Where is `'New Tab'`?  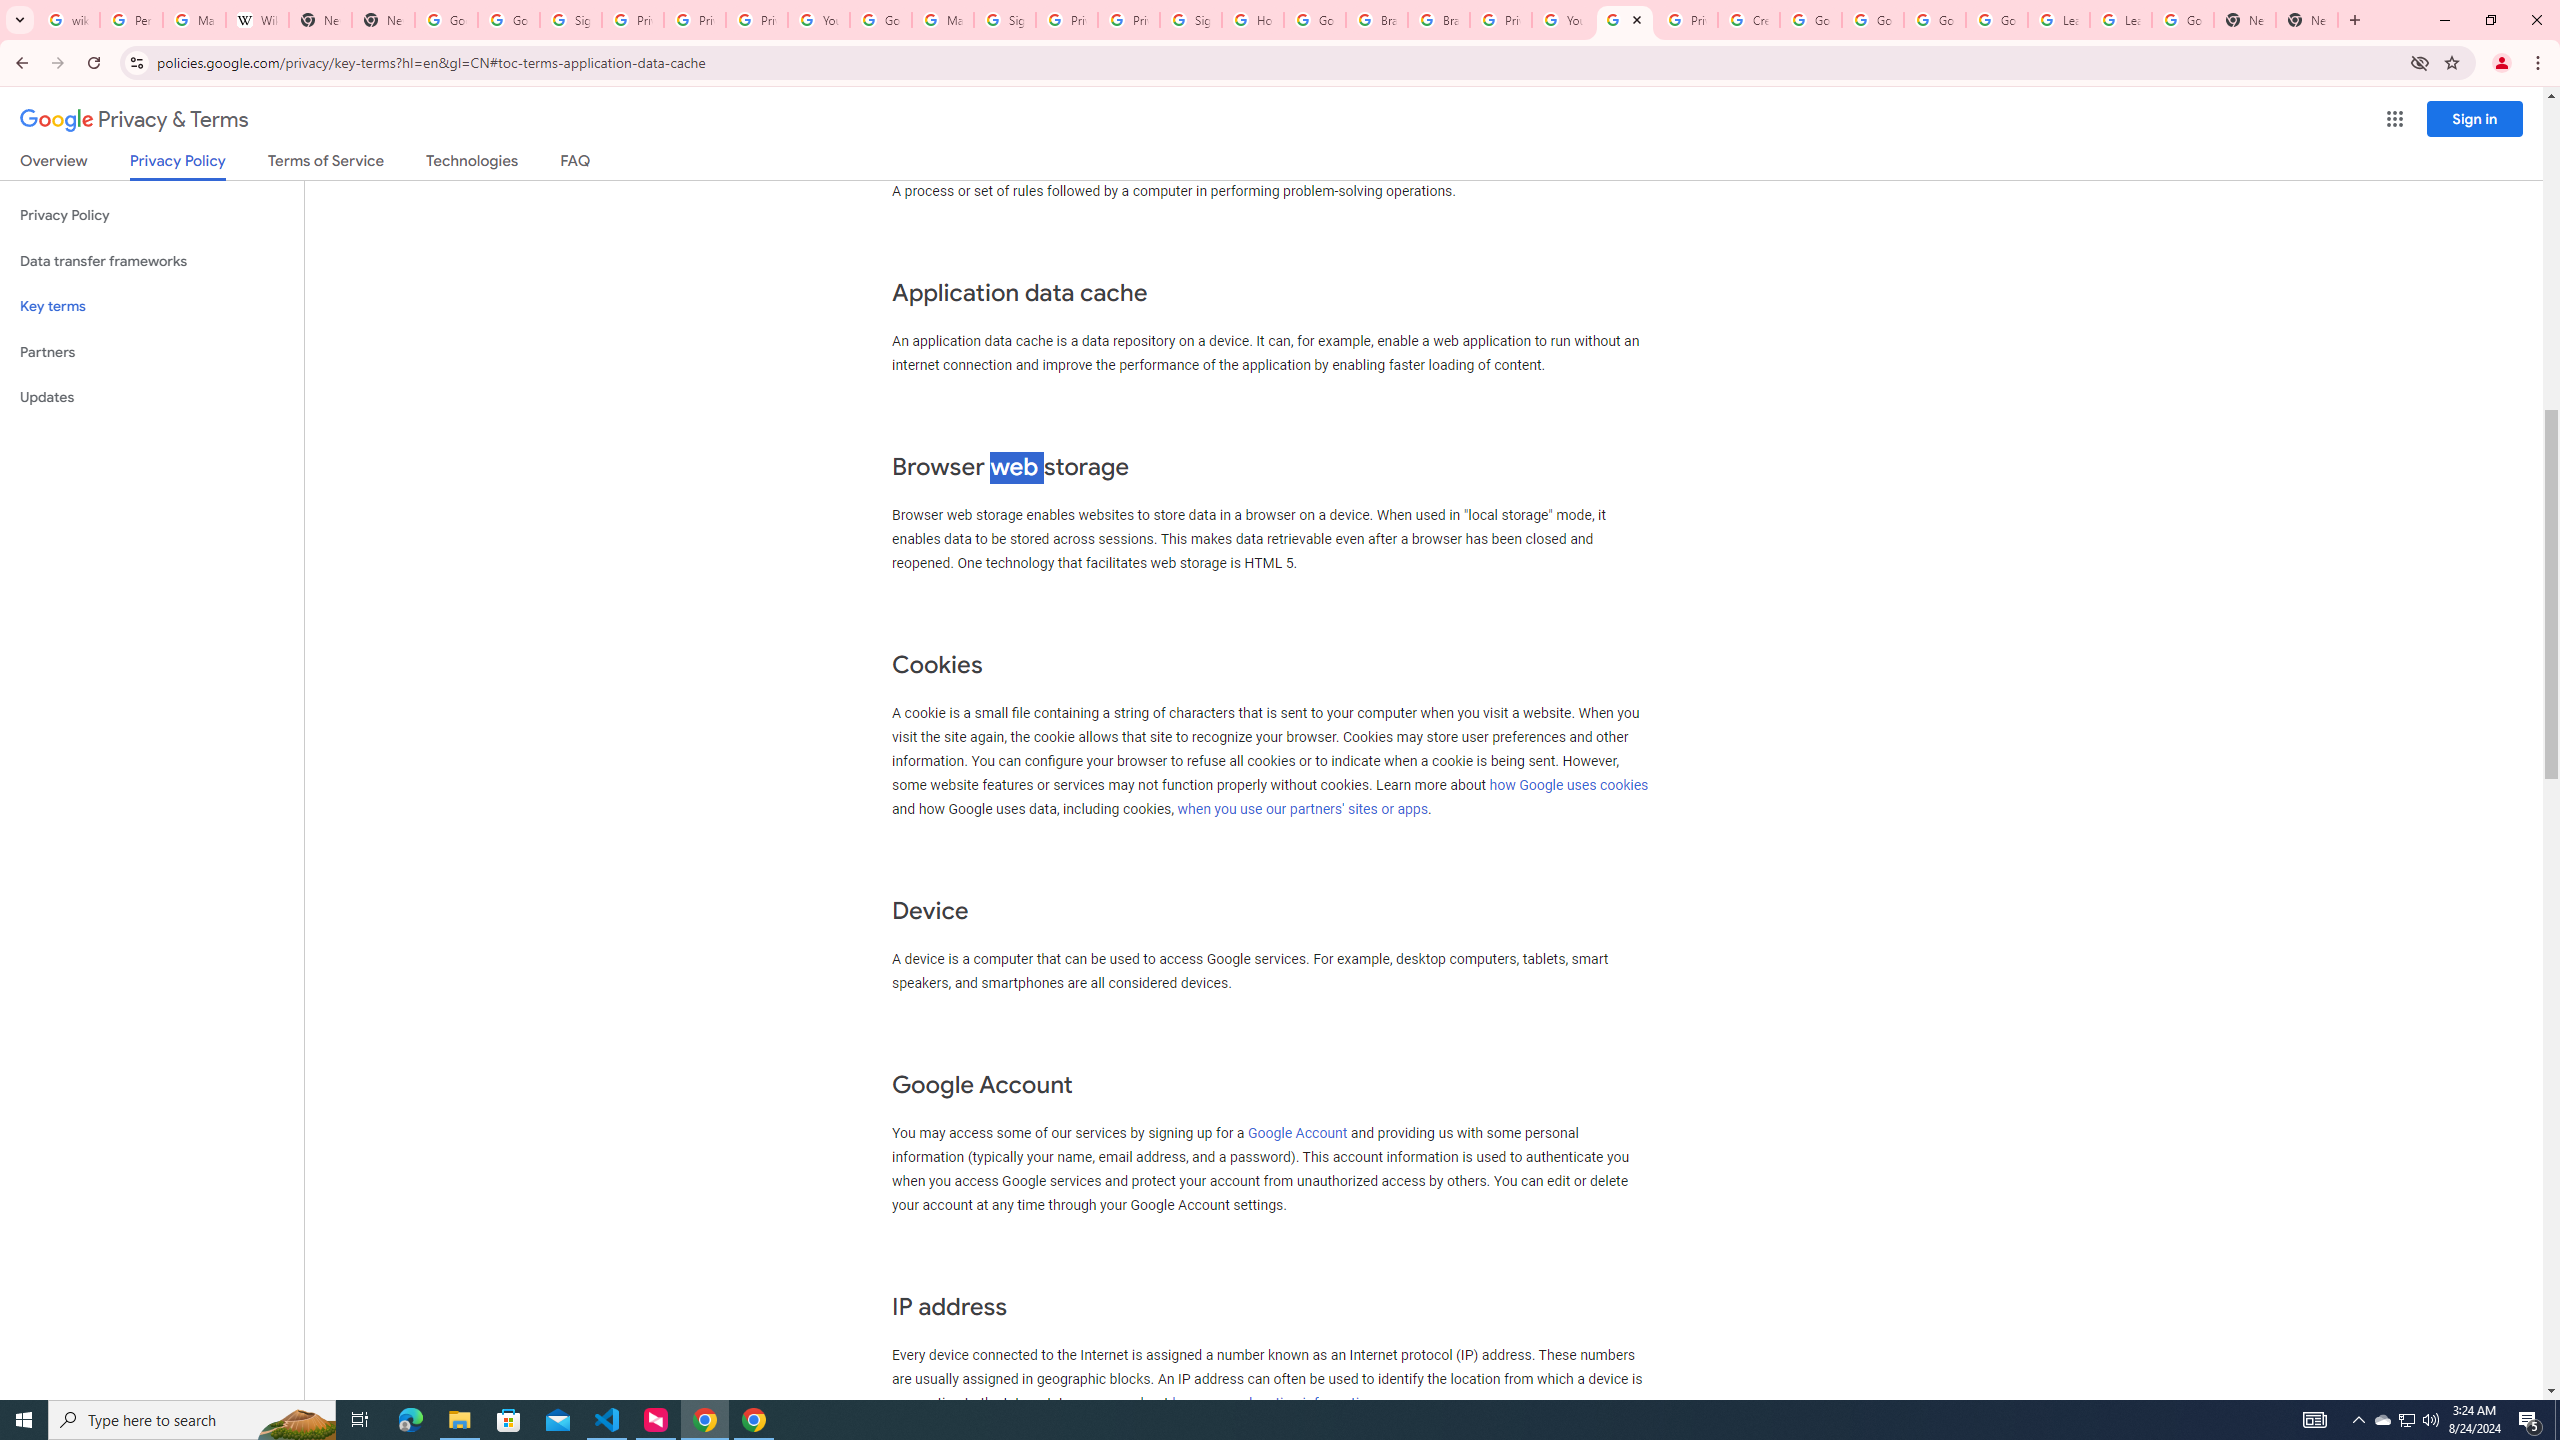 'New Tab' is located at coordinates (2307, 19).